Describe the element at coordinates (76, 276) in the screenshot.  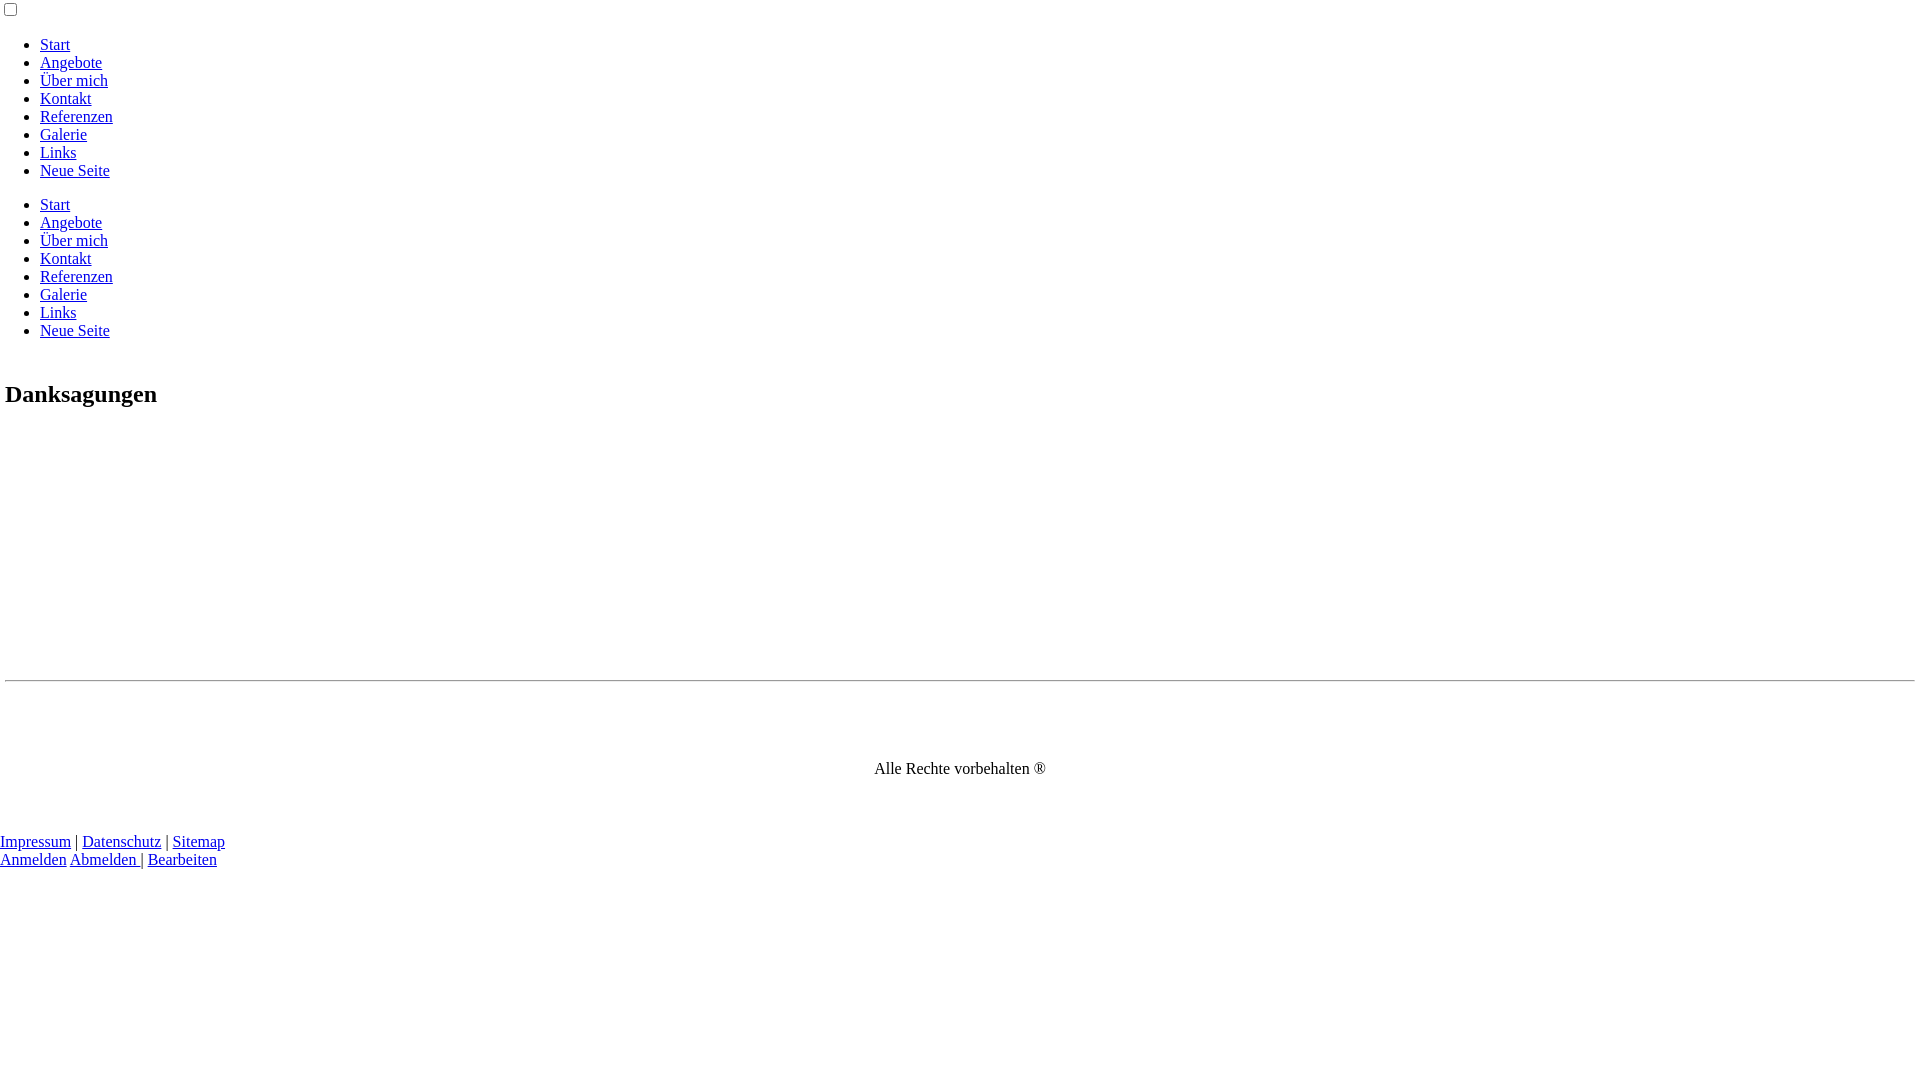
I see `'Referenzen'` at that location.